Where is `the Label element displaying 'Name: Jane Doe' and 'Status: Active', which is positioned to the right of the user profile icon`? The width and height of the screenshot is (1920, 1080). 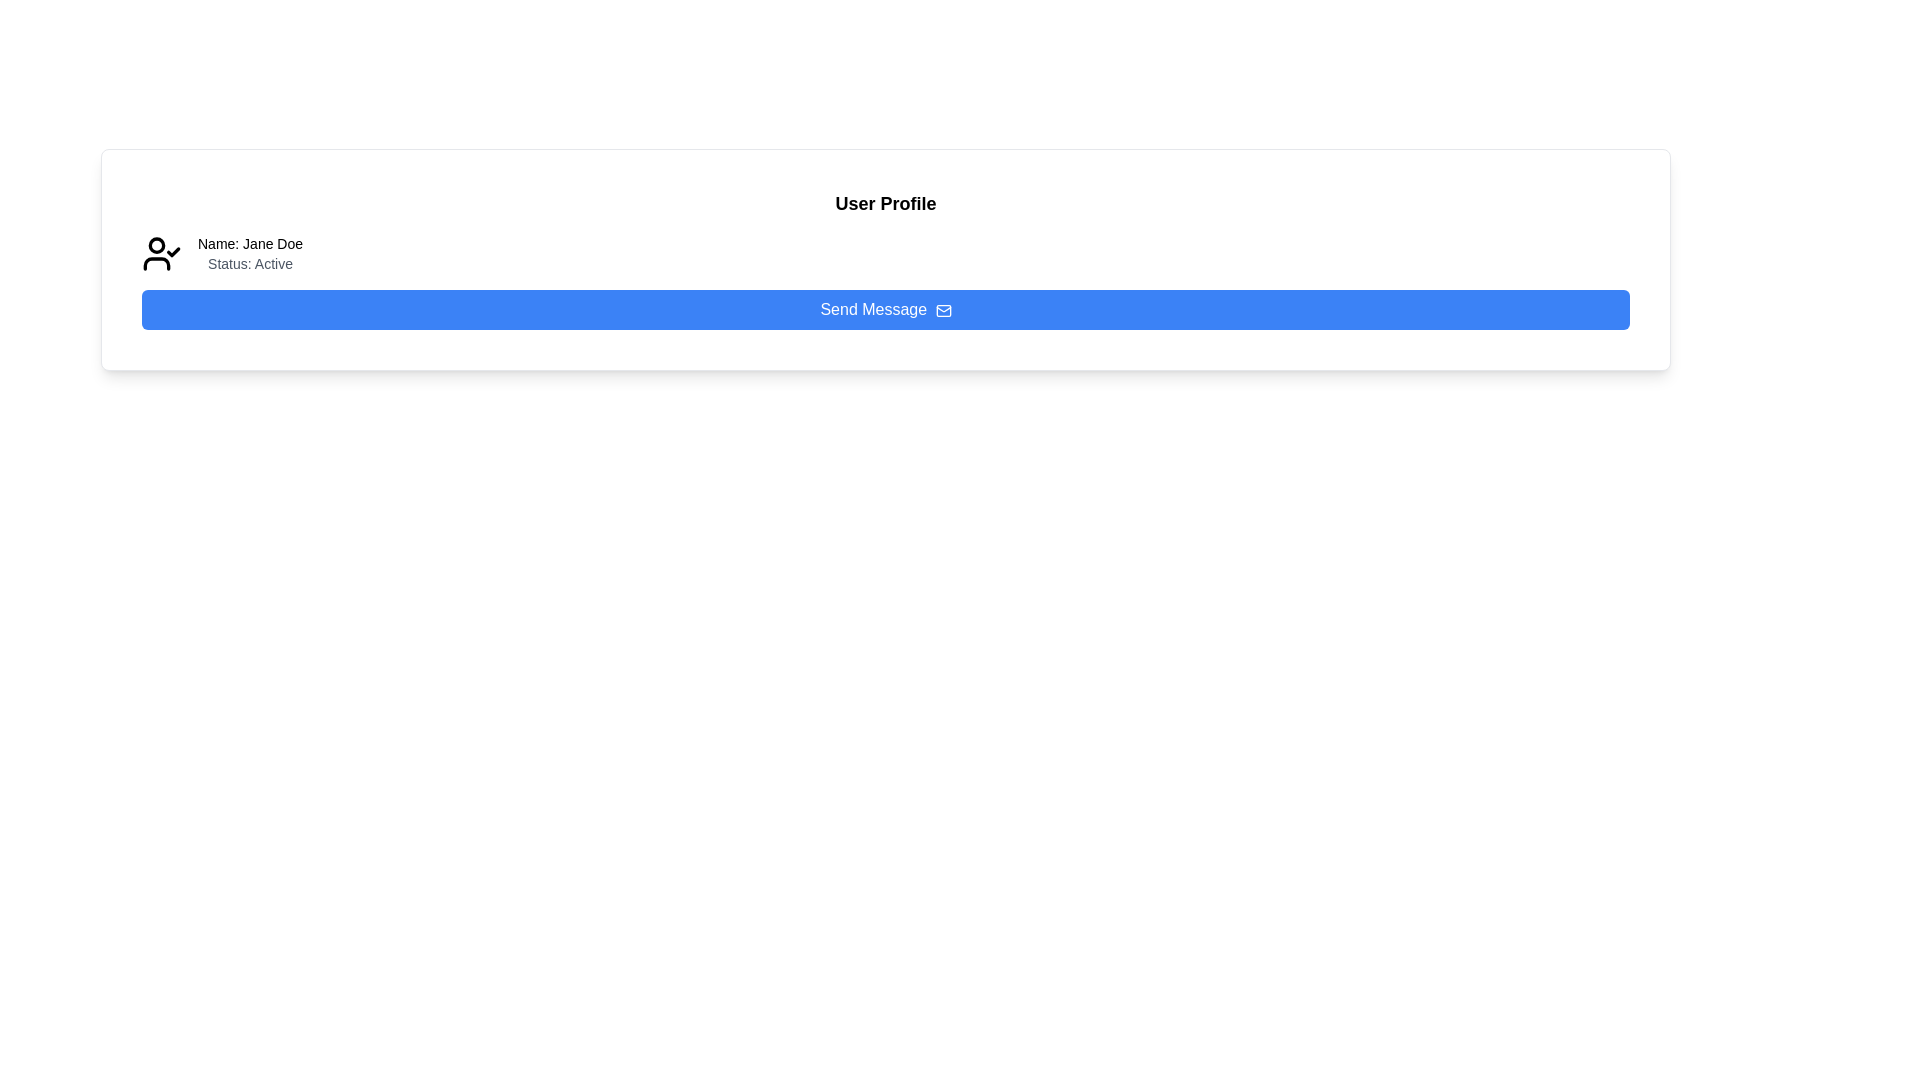 the Label element displaying 'Name: Jane Doe' and 'Status: Active', which is positioned to the right of the user profile icon is located at coordinates (249, 253).